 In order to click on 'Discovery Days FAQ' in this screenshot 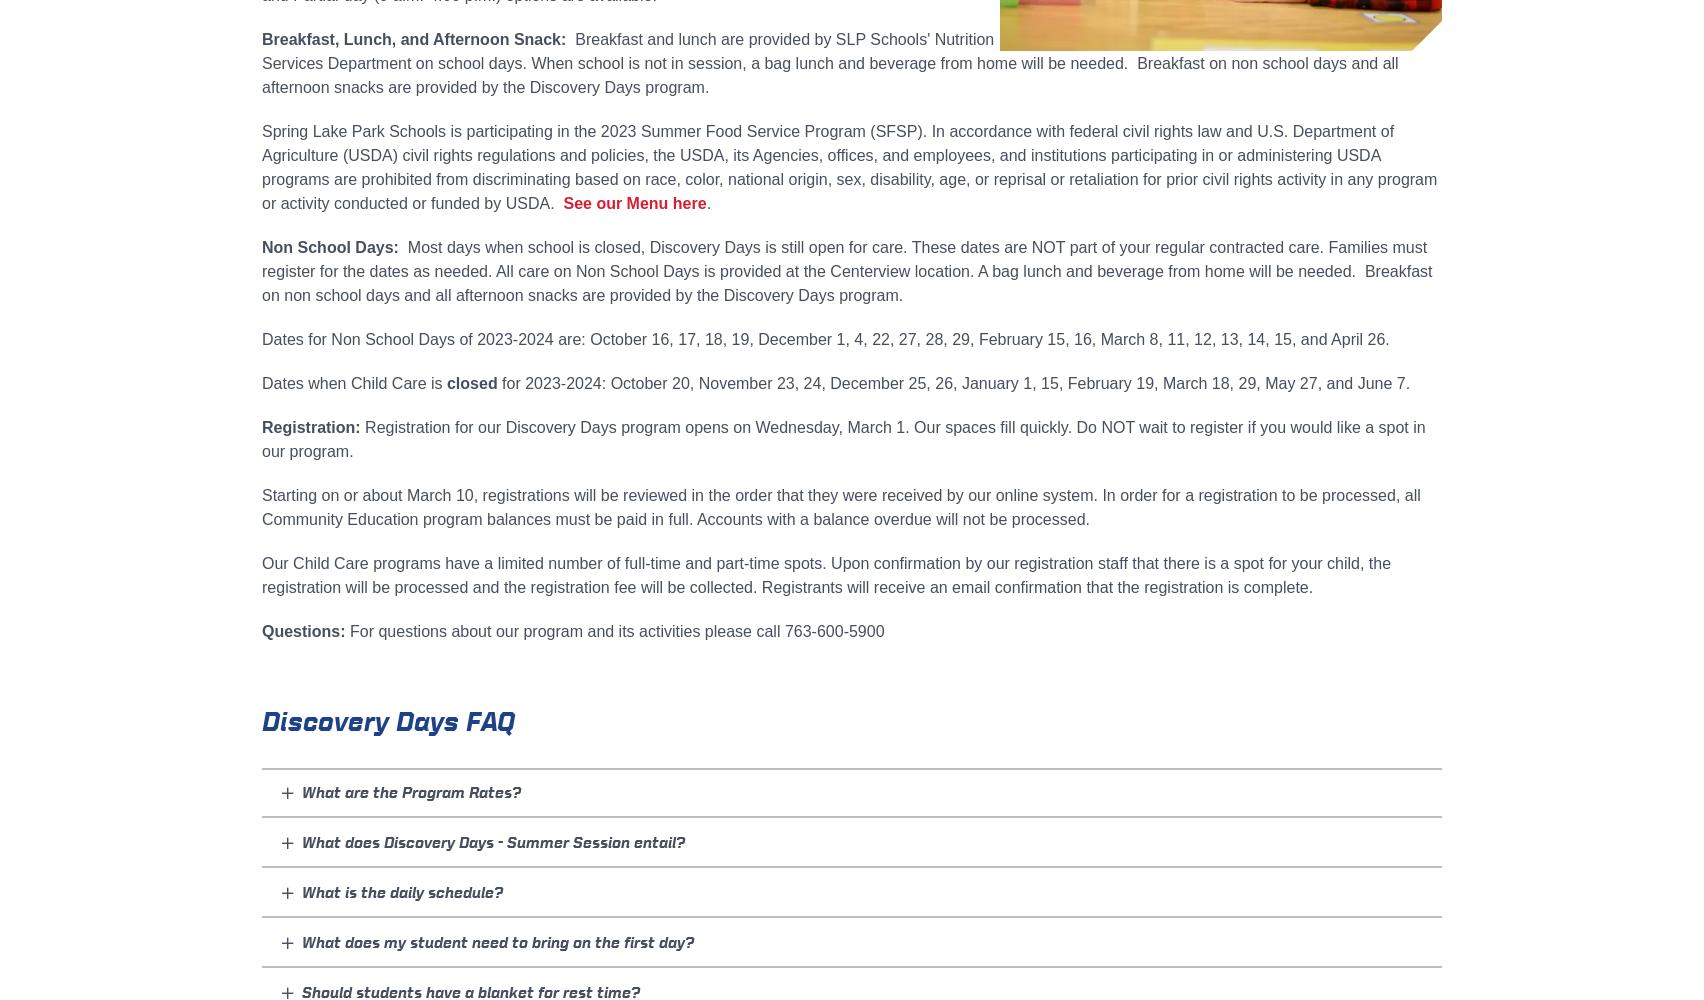, I will do `click(387, 720)`.